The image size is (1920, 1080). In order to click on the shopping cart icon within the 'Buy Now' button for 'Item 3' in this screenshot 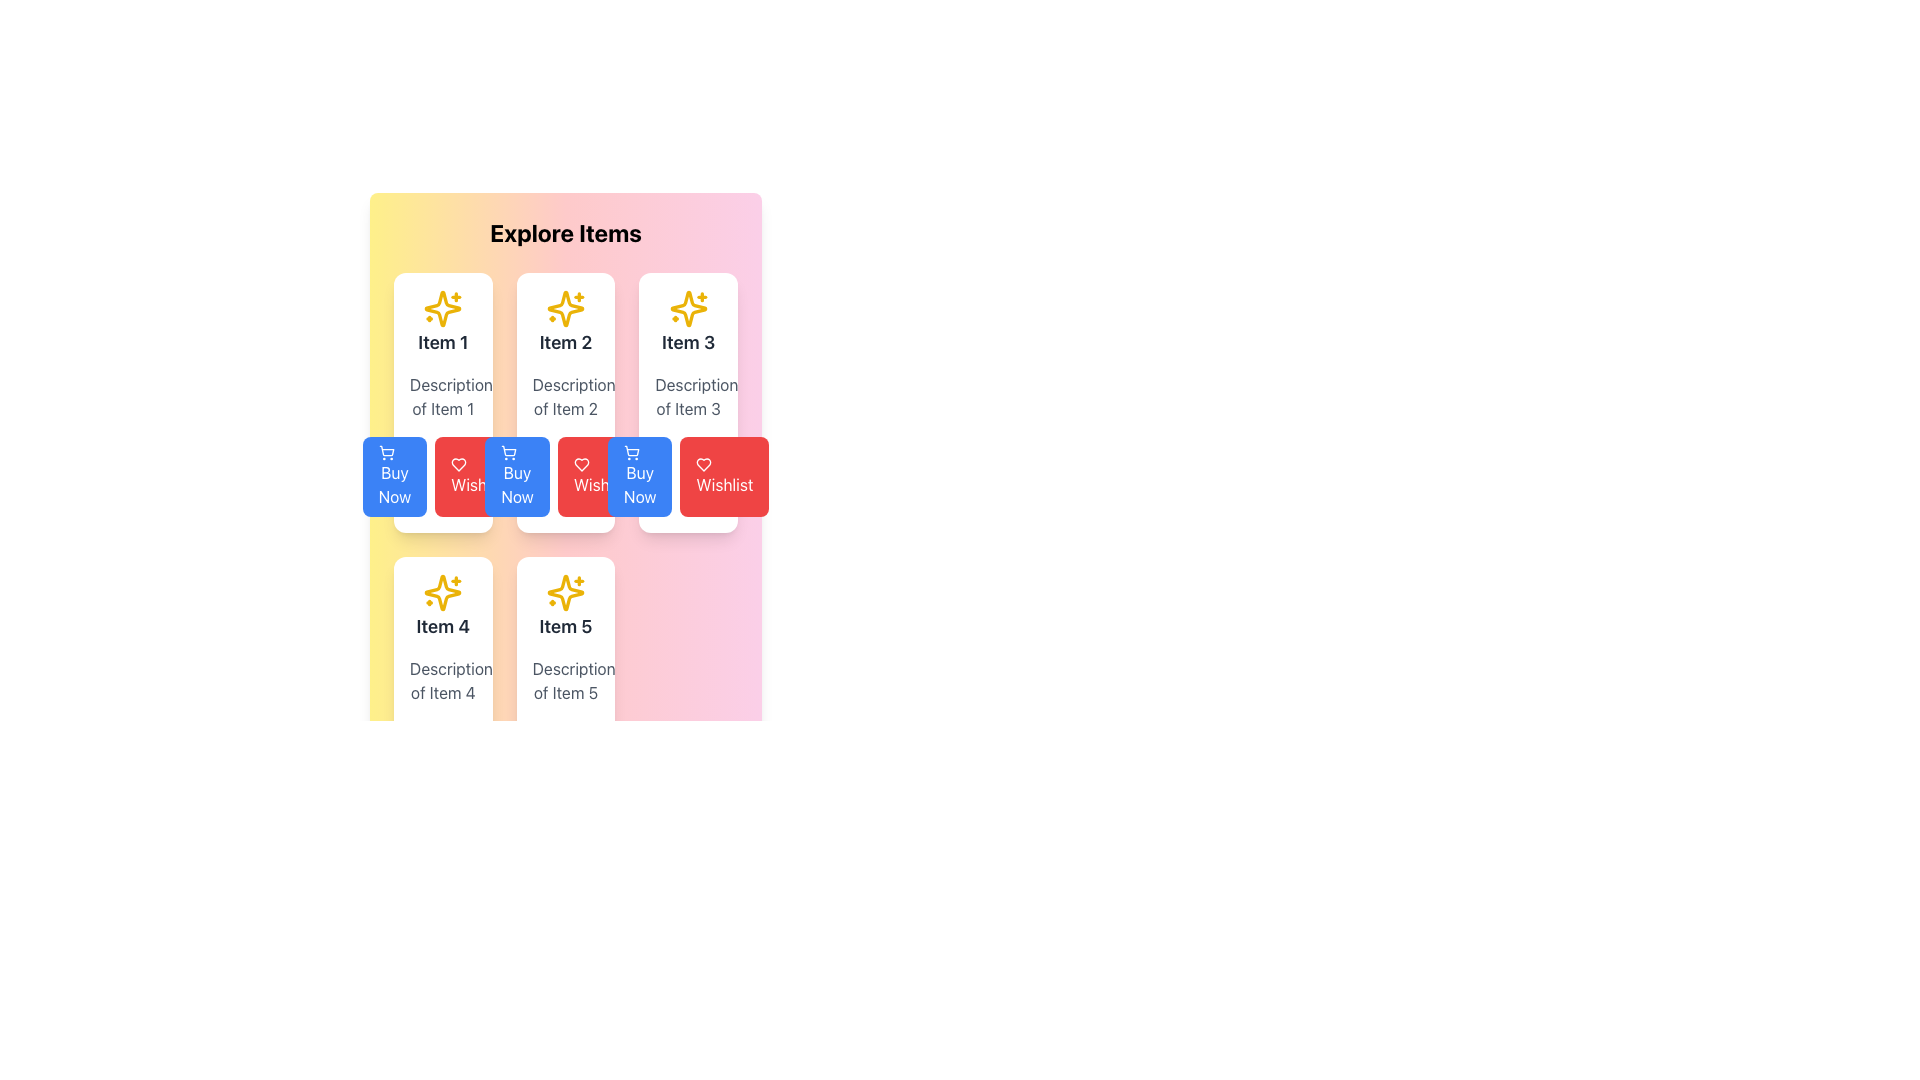, I will do `click(631, 452)`.